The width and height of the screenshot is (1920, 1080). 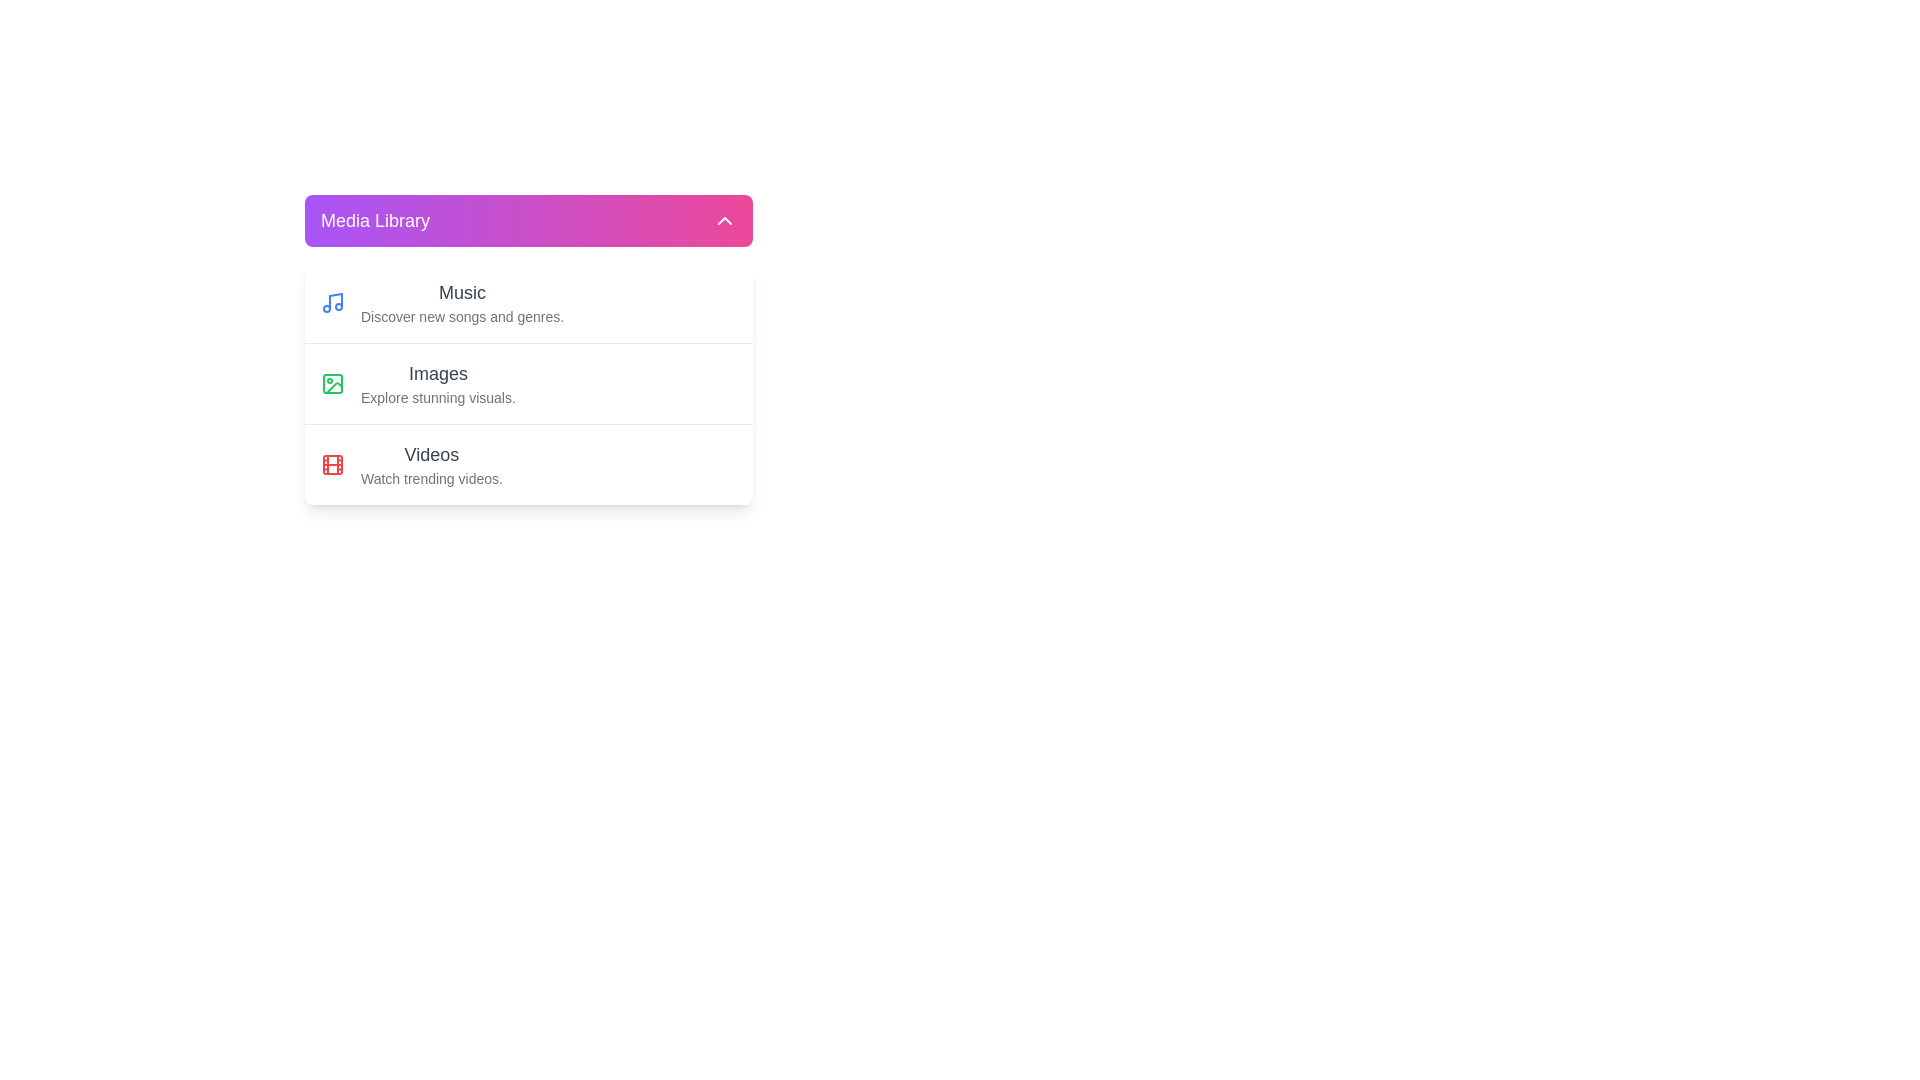 I want to click on the descriptive text located beneath the 'Images' title, which provides additional information about the 'Images' section, so click(x=437, y=397).